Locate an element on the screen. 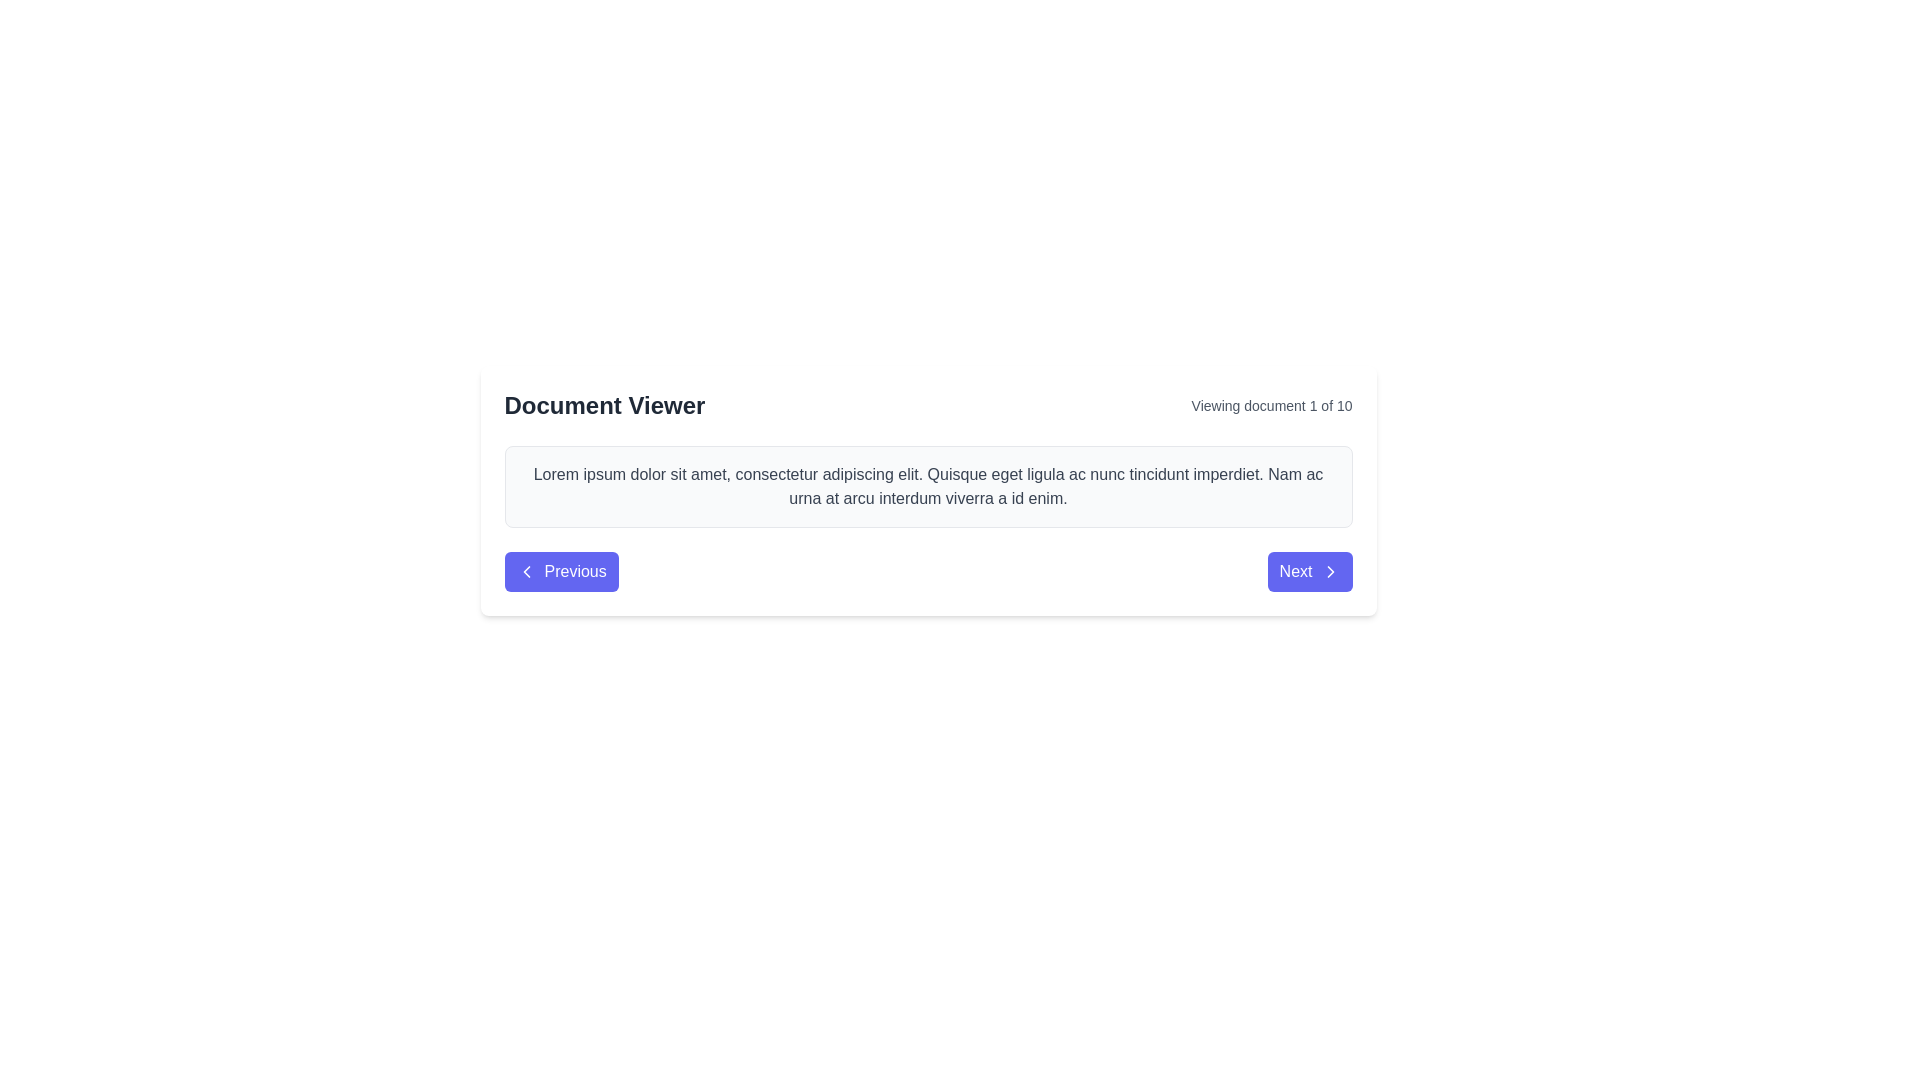 Image resolution: width=1920 pixels, height=1080 pixels. the 'Previous' button is located at coordinates (560, 571).